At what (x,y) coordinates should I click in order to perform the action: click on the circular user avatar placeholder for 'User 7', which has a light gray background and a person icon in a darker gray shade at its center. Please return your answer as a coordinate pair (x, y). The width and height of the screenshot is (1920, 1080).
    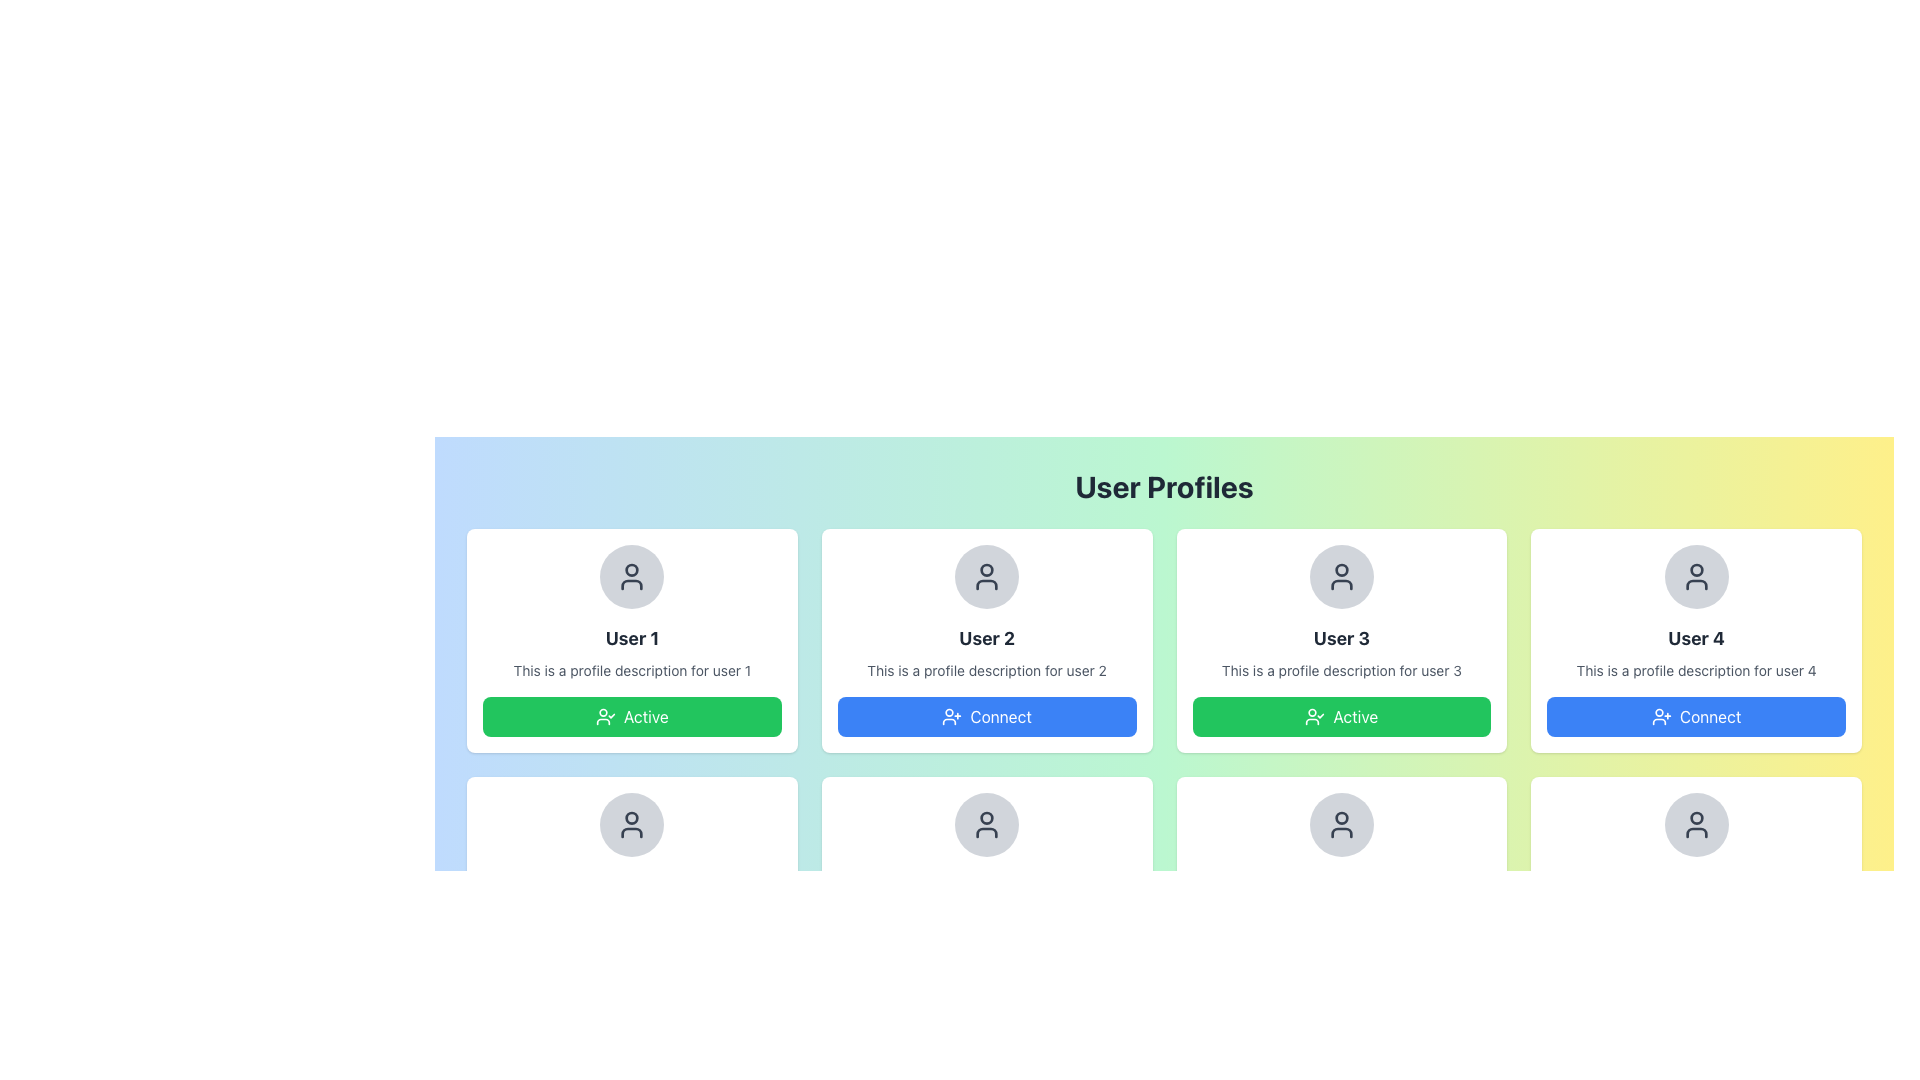
    Looking at the image, I should click on (1341, 825).